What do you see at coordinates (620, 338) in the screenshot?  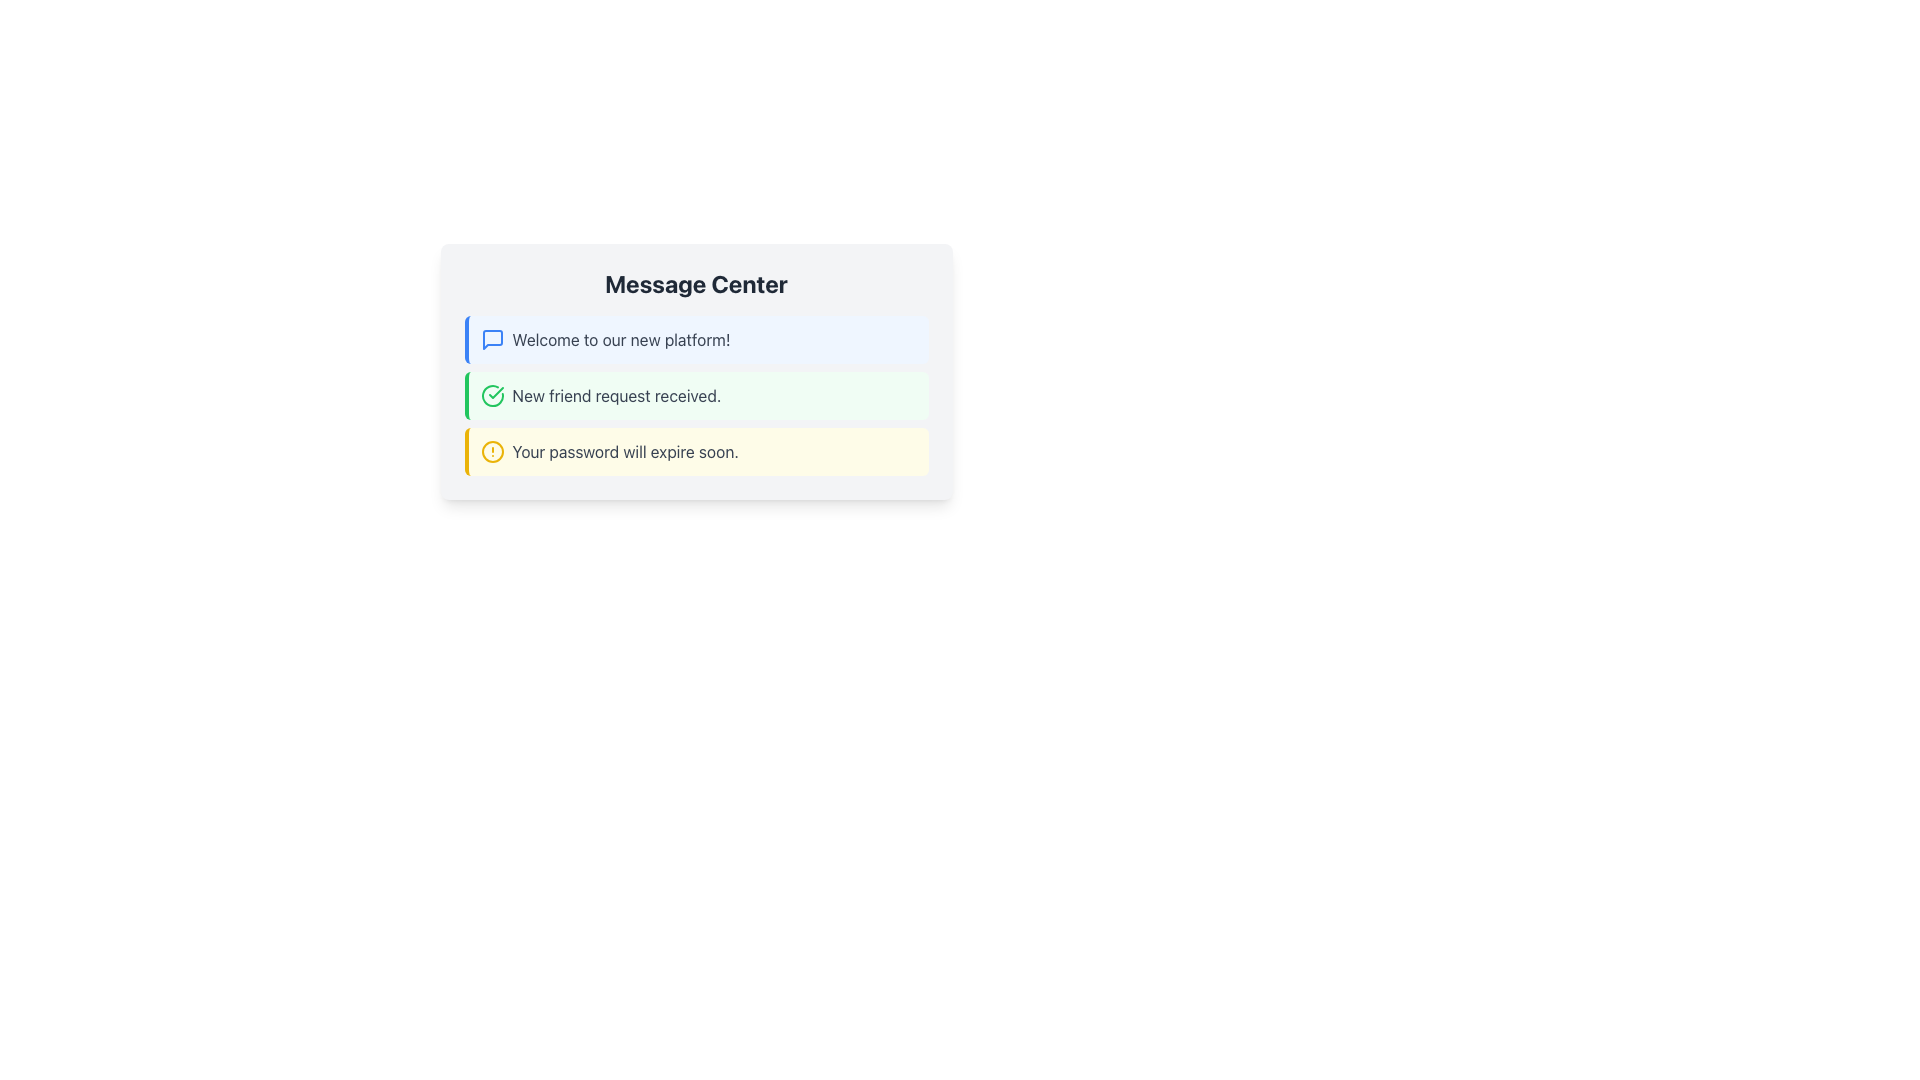 I see `message from the Text Label that conveys a welcome notification in the Message Center panel` at bounding box center [620, 338].